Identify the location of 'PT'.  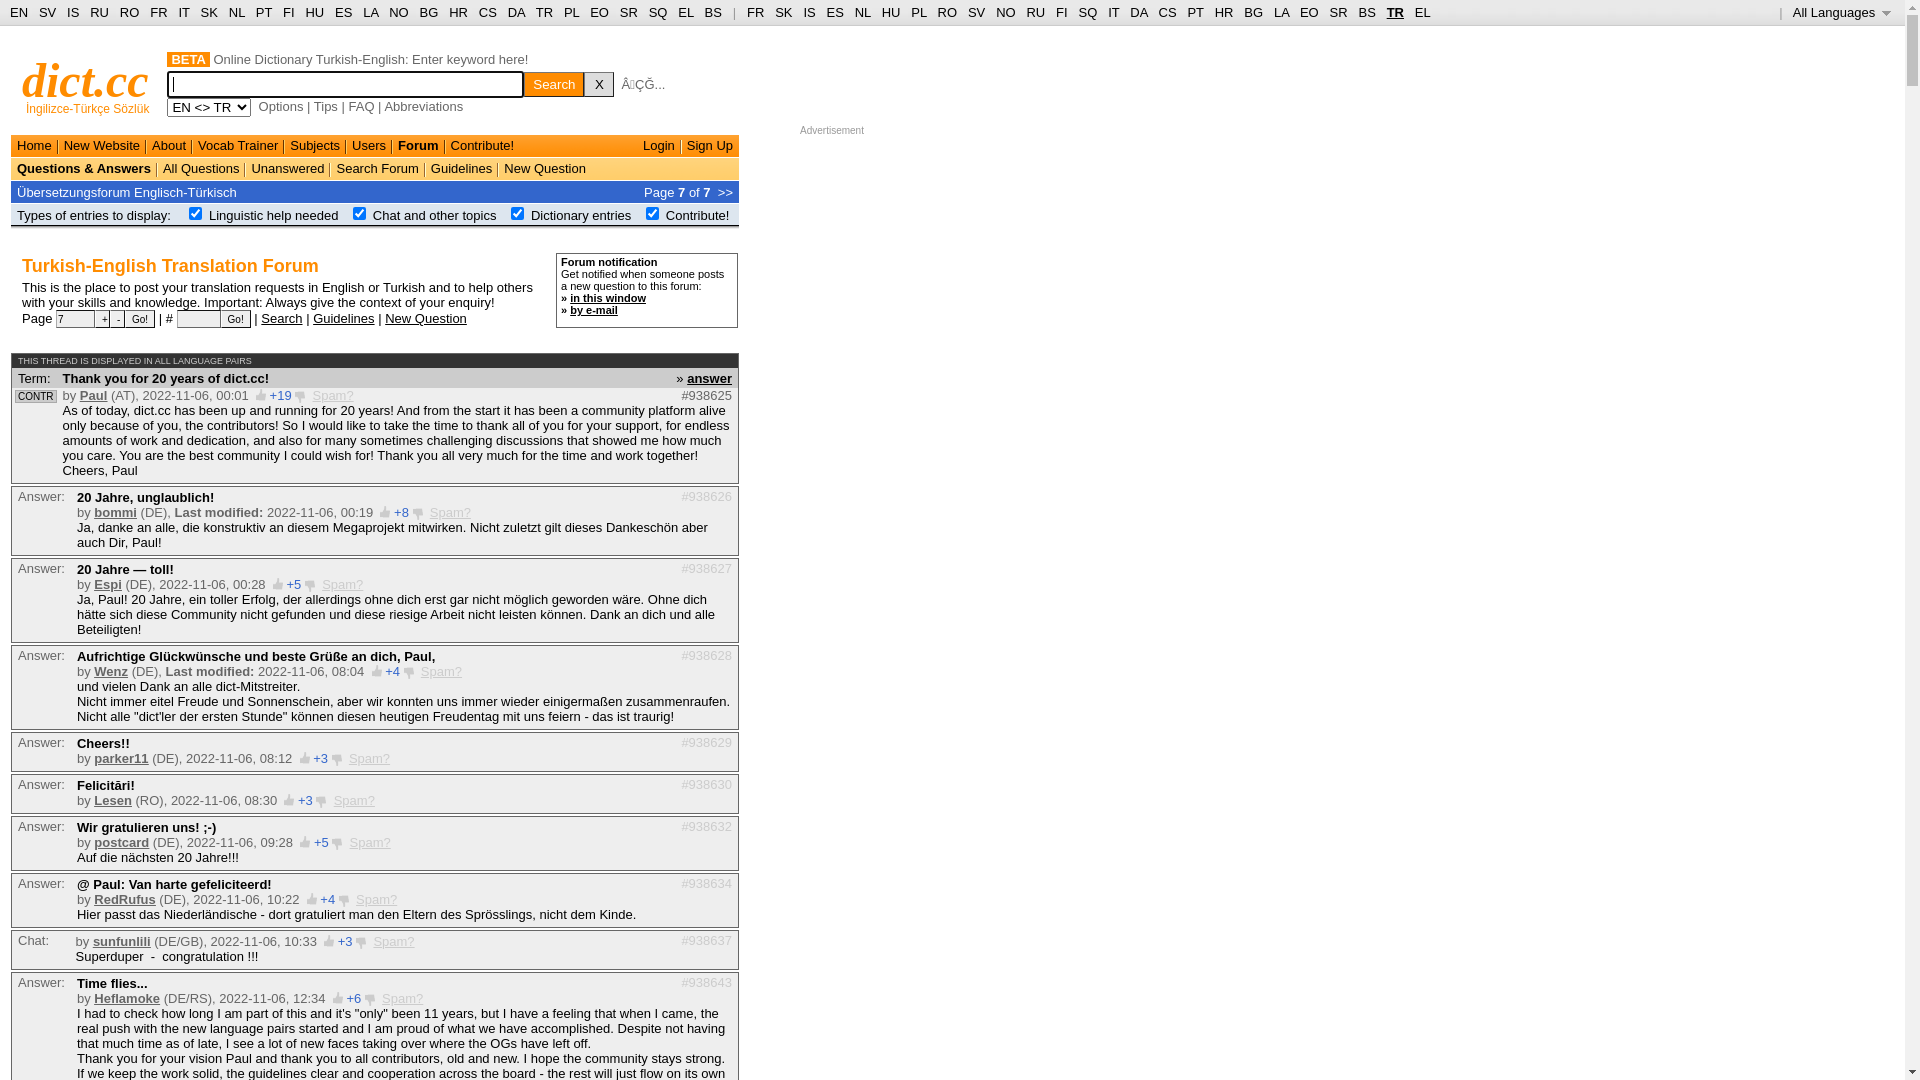
(1195, 12).